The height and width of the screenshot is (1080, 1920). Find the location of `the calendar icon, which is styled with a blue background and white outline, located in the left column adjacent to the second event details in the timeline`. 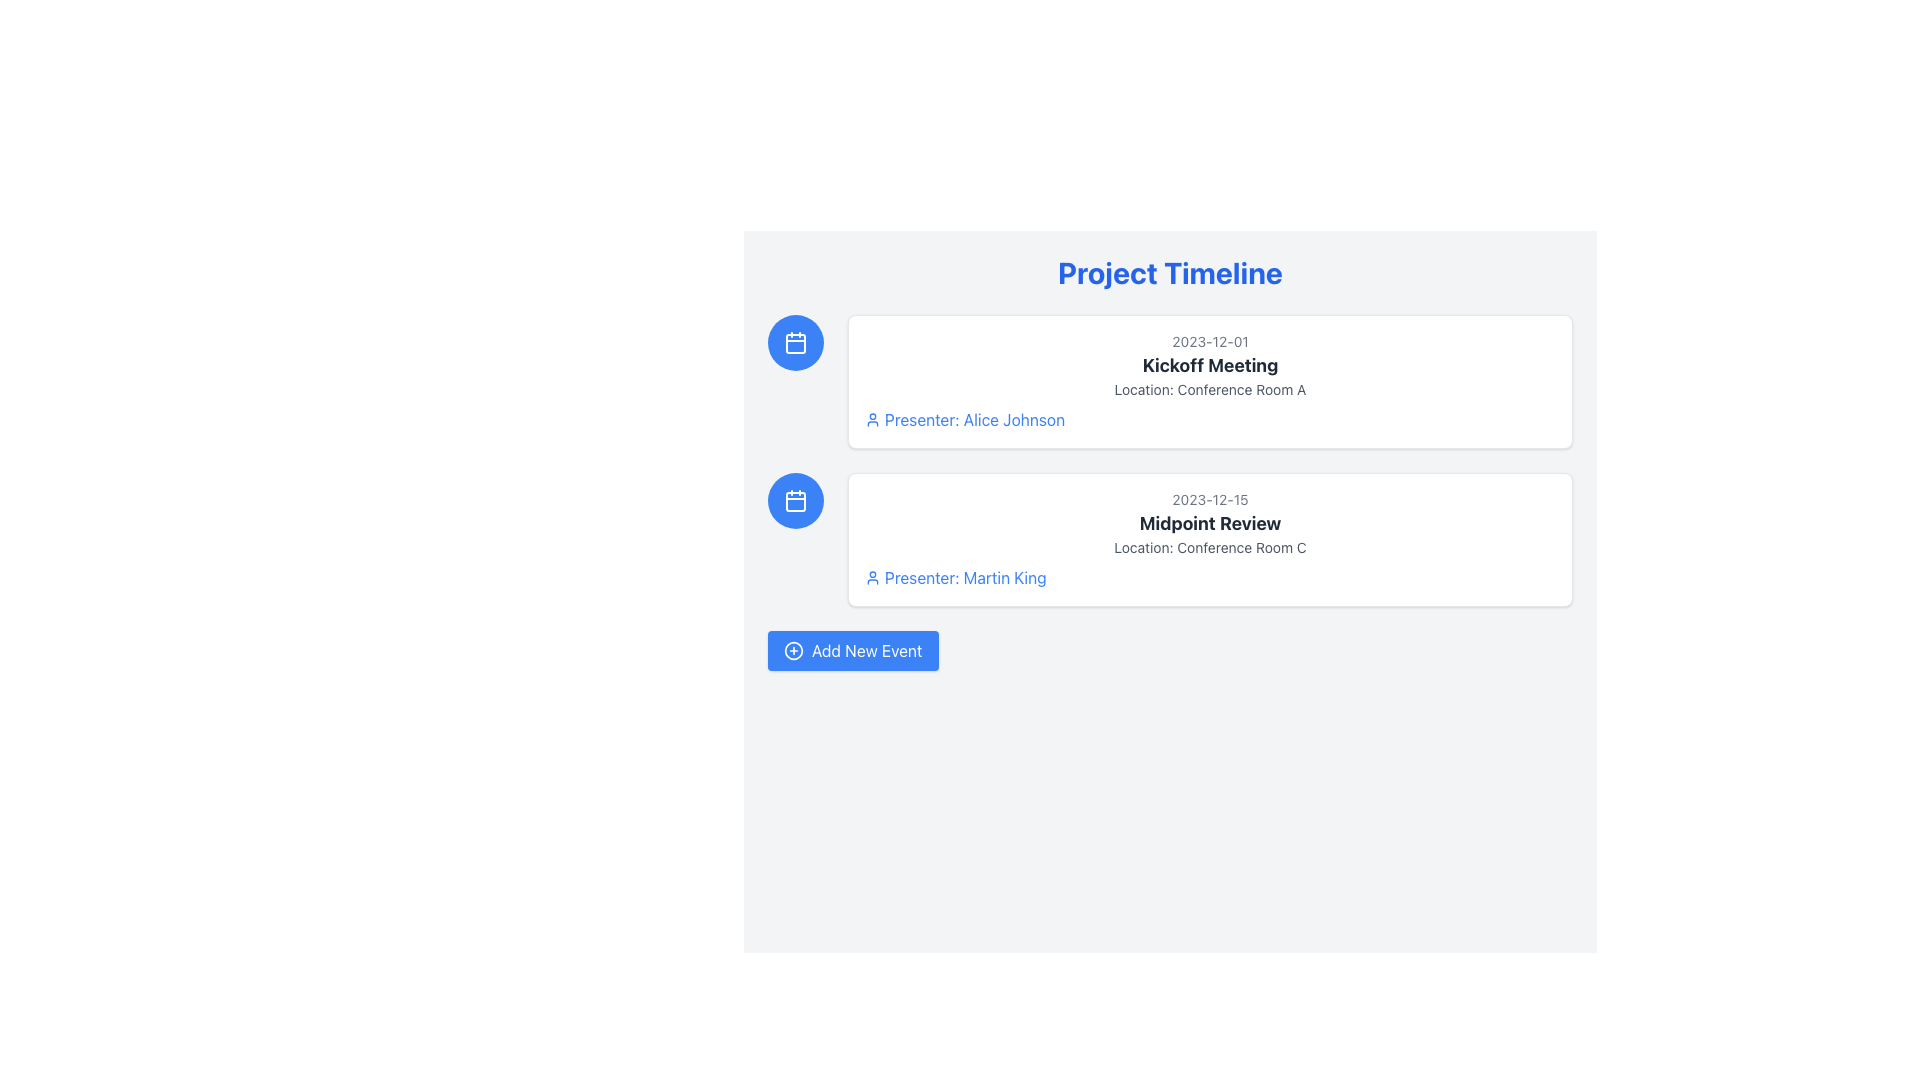

the calendar icon, which is styled with a blue background and white outline, located in the left column adjacent to the second event details in the timeline is located at coordinates (795, 500).